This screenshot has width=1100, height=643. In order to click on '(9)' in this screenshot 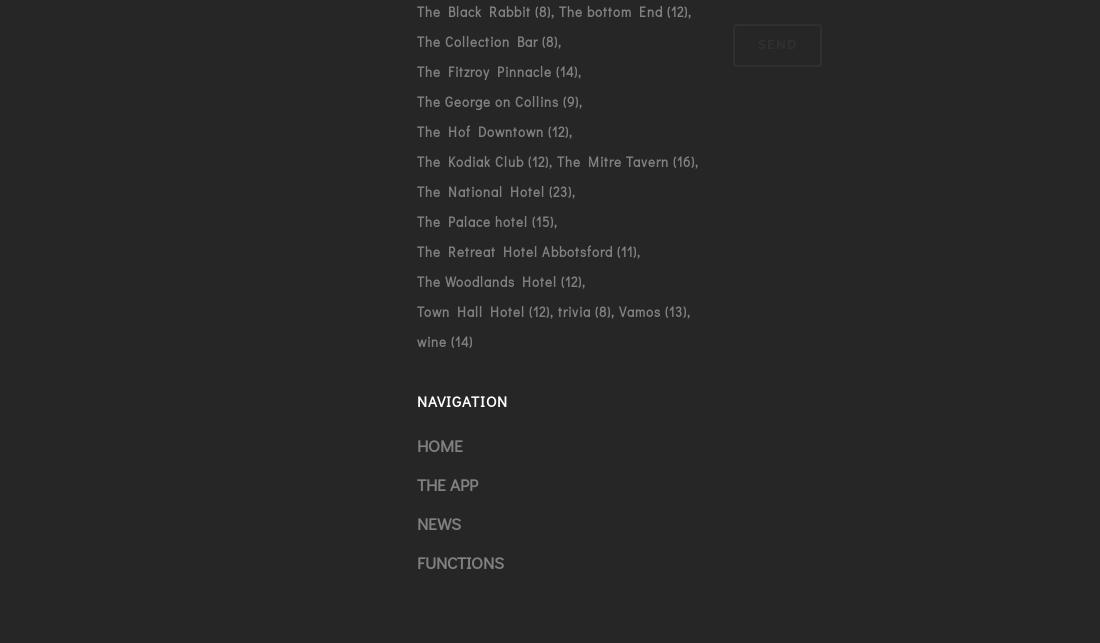, I will do `click(557, 100)`.